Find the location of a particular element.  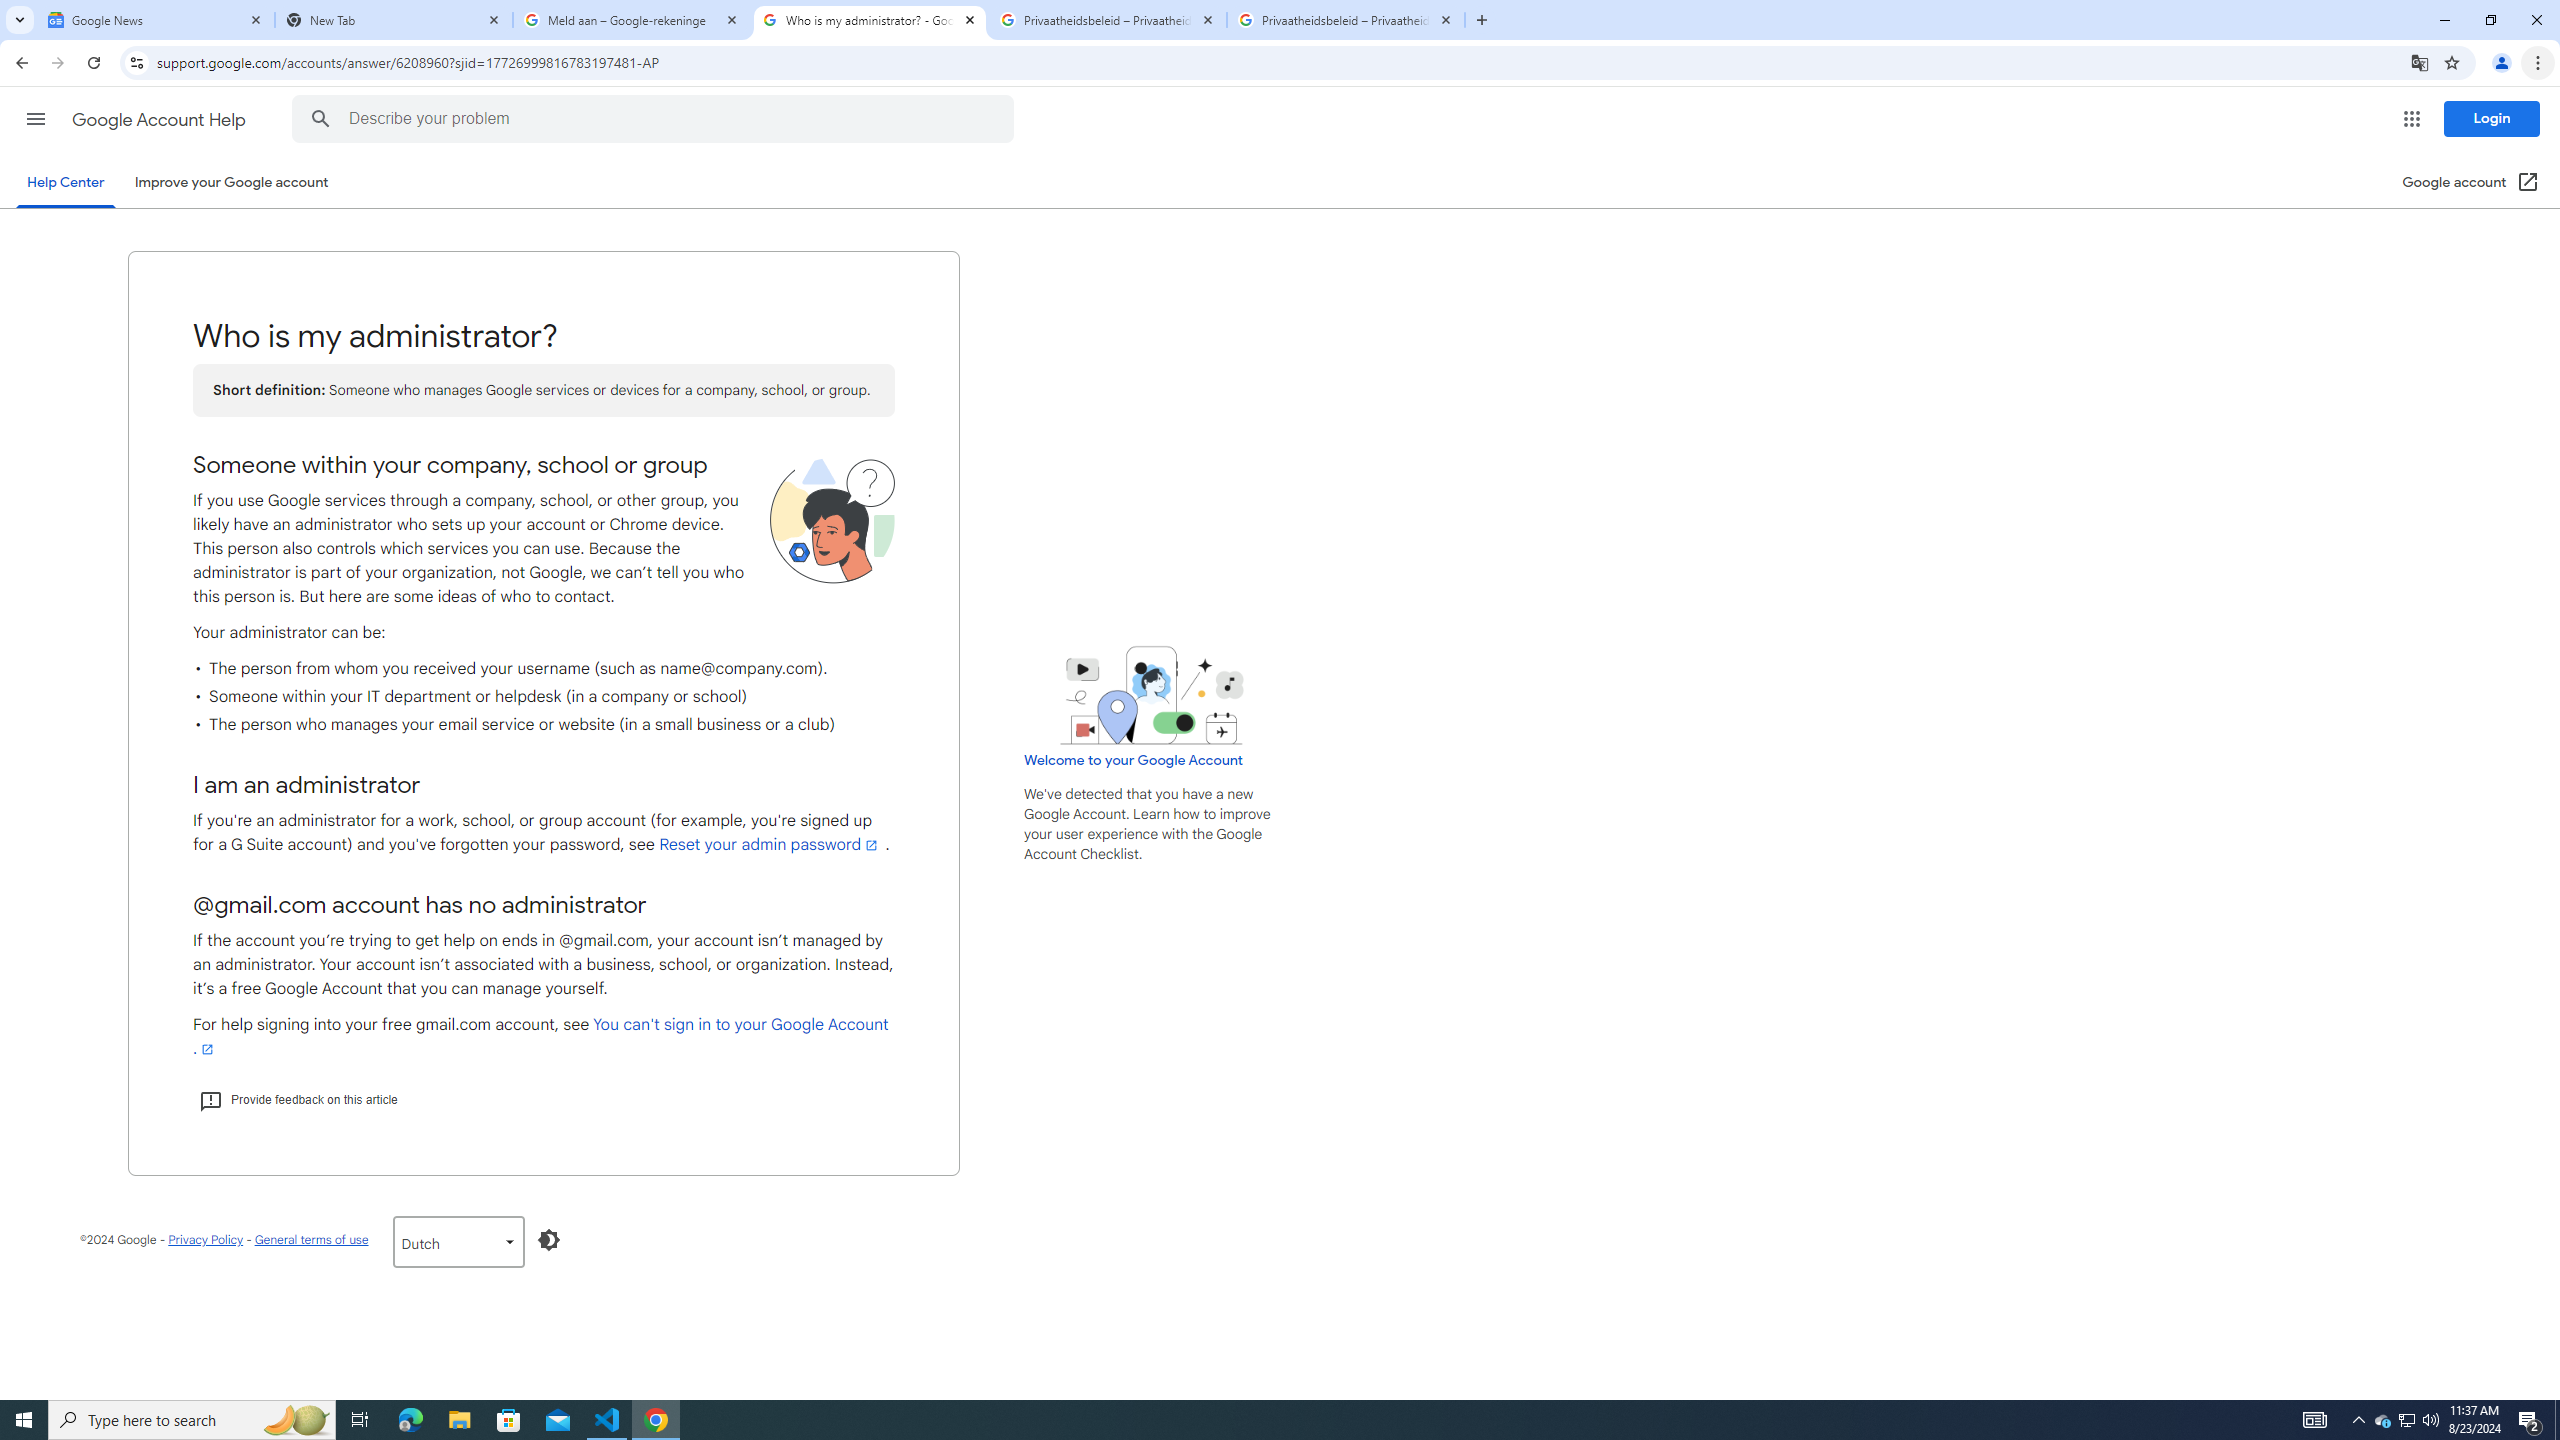

'Provide feedback on this article' is located at coordinates (297, 1099).